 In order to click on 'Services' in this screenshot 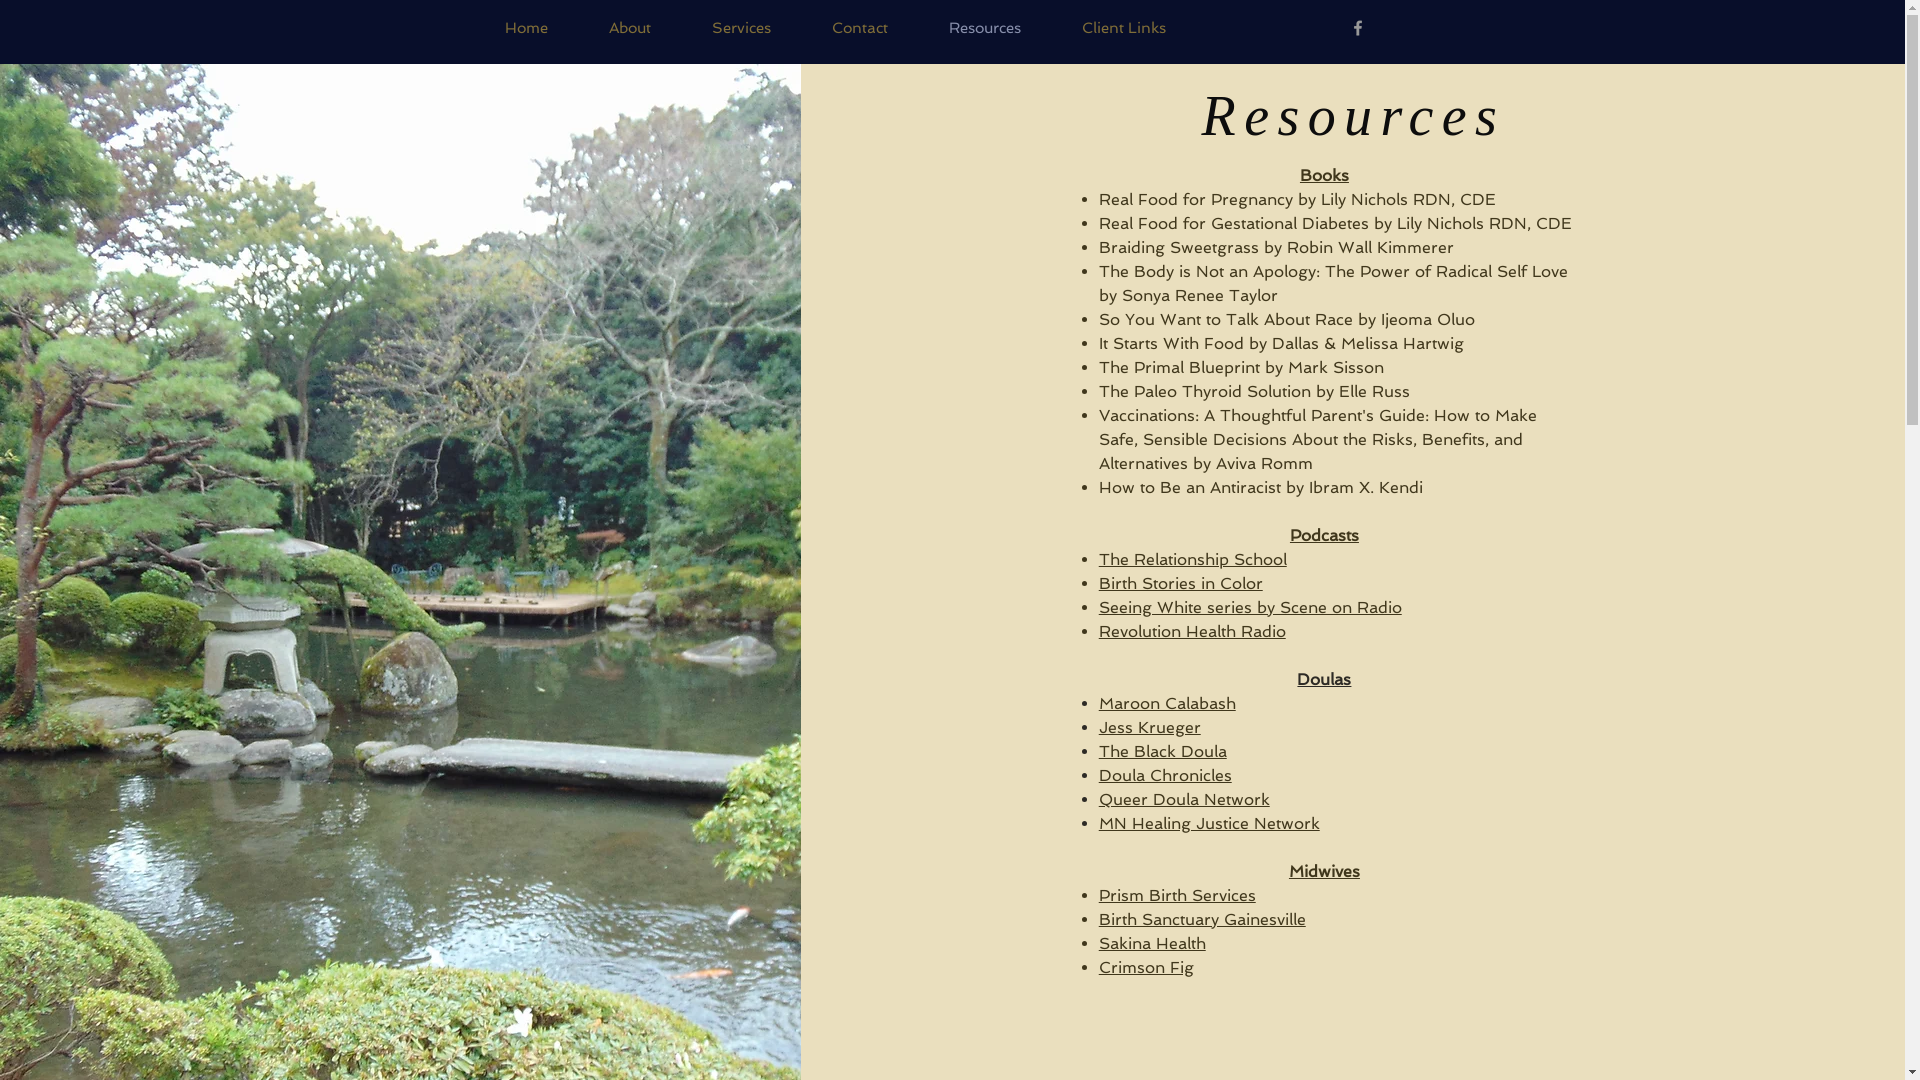, I will do `click(741, 27)`.